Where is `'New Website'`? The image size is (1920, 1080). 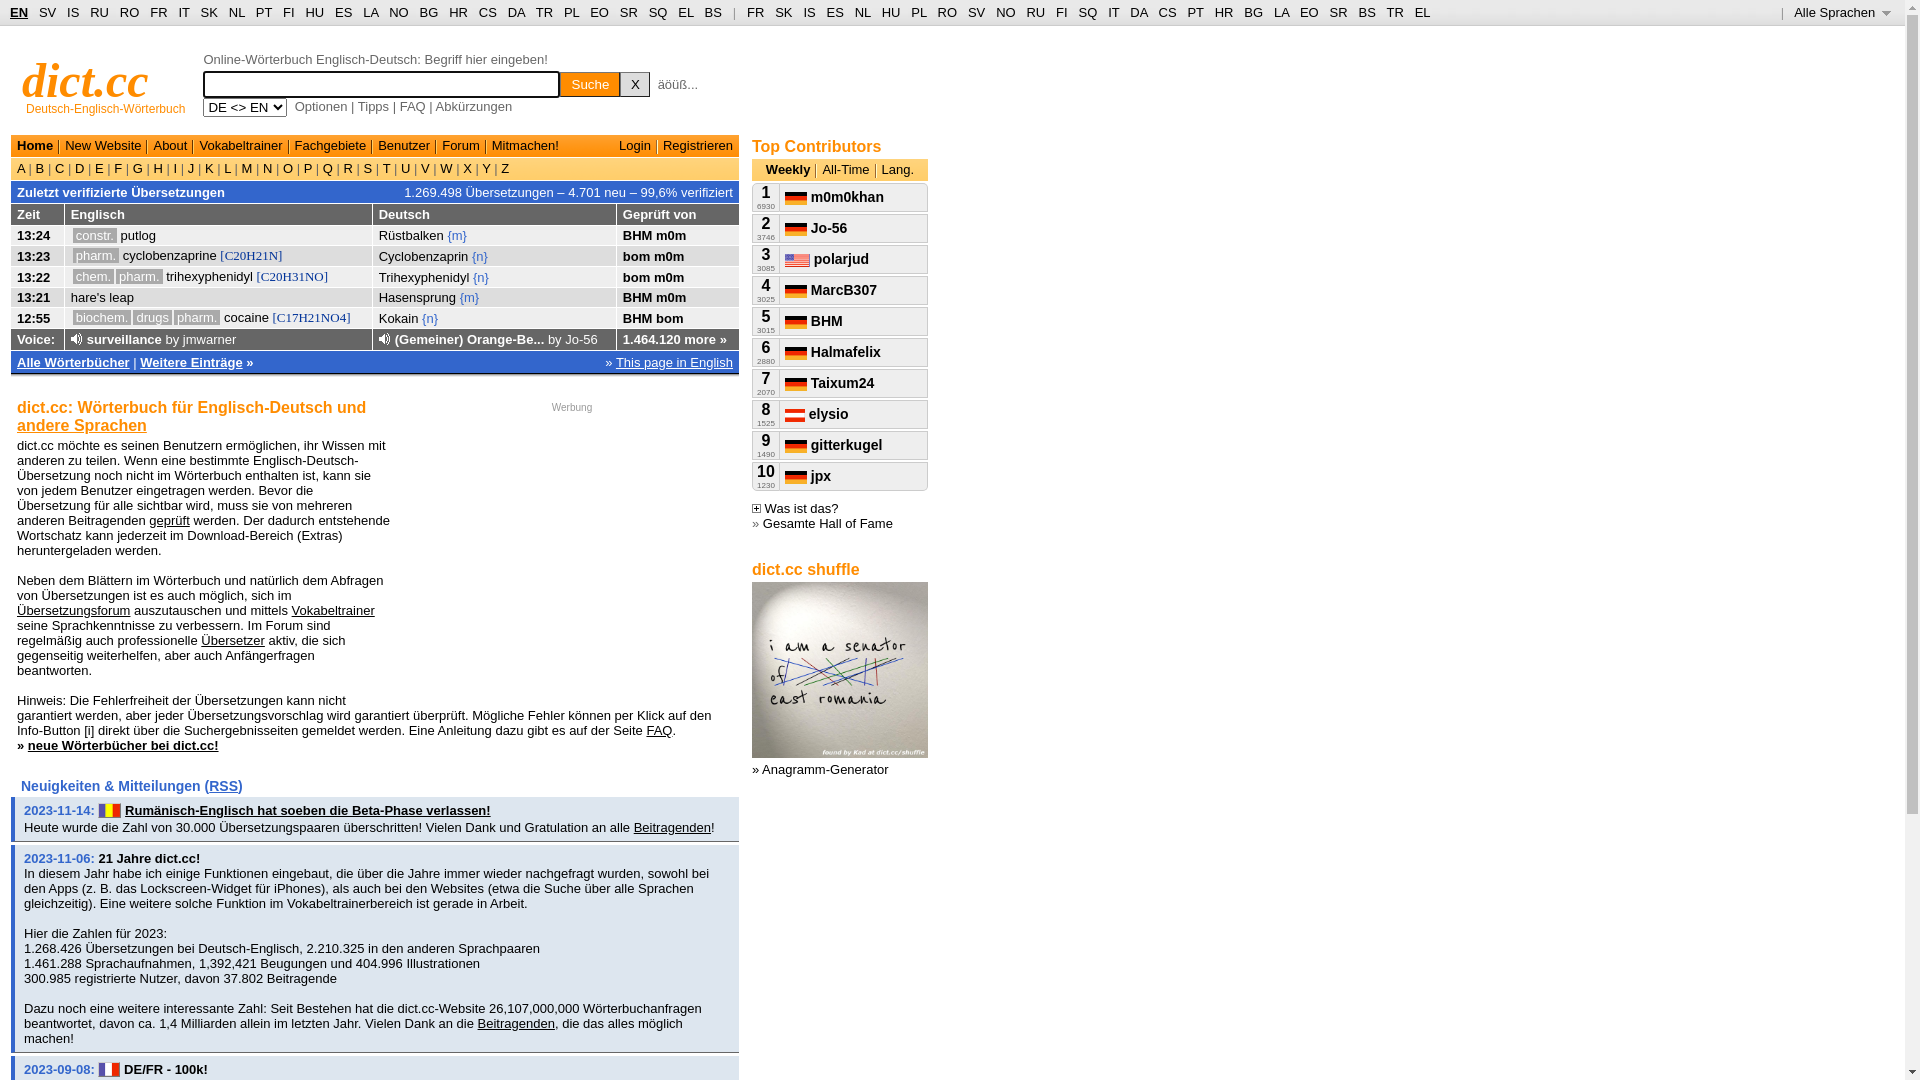
'New Website' is located at coordinates (101, 144).